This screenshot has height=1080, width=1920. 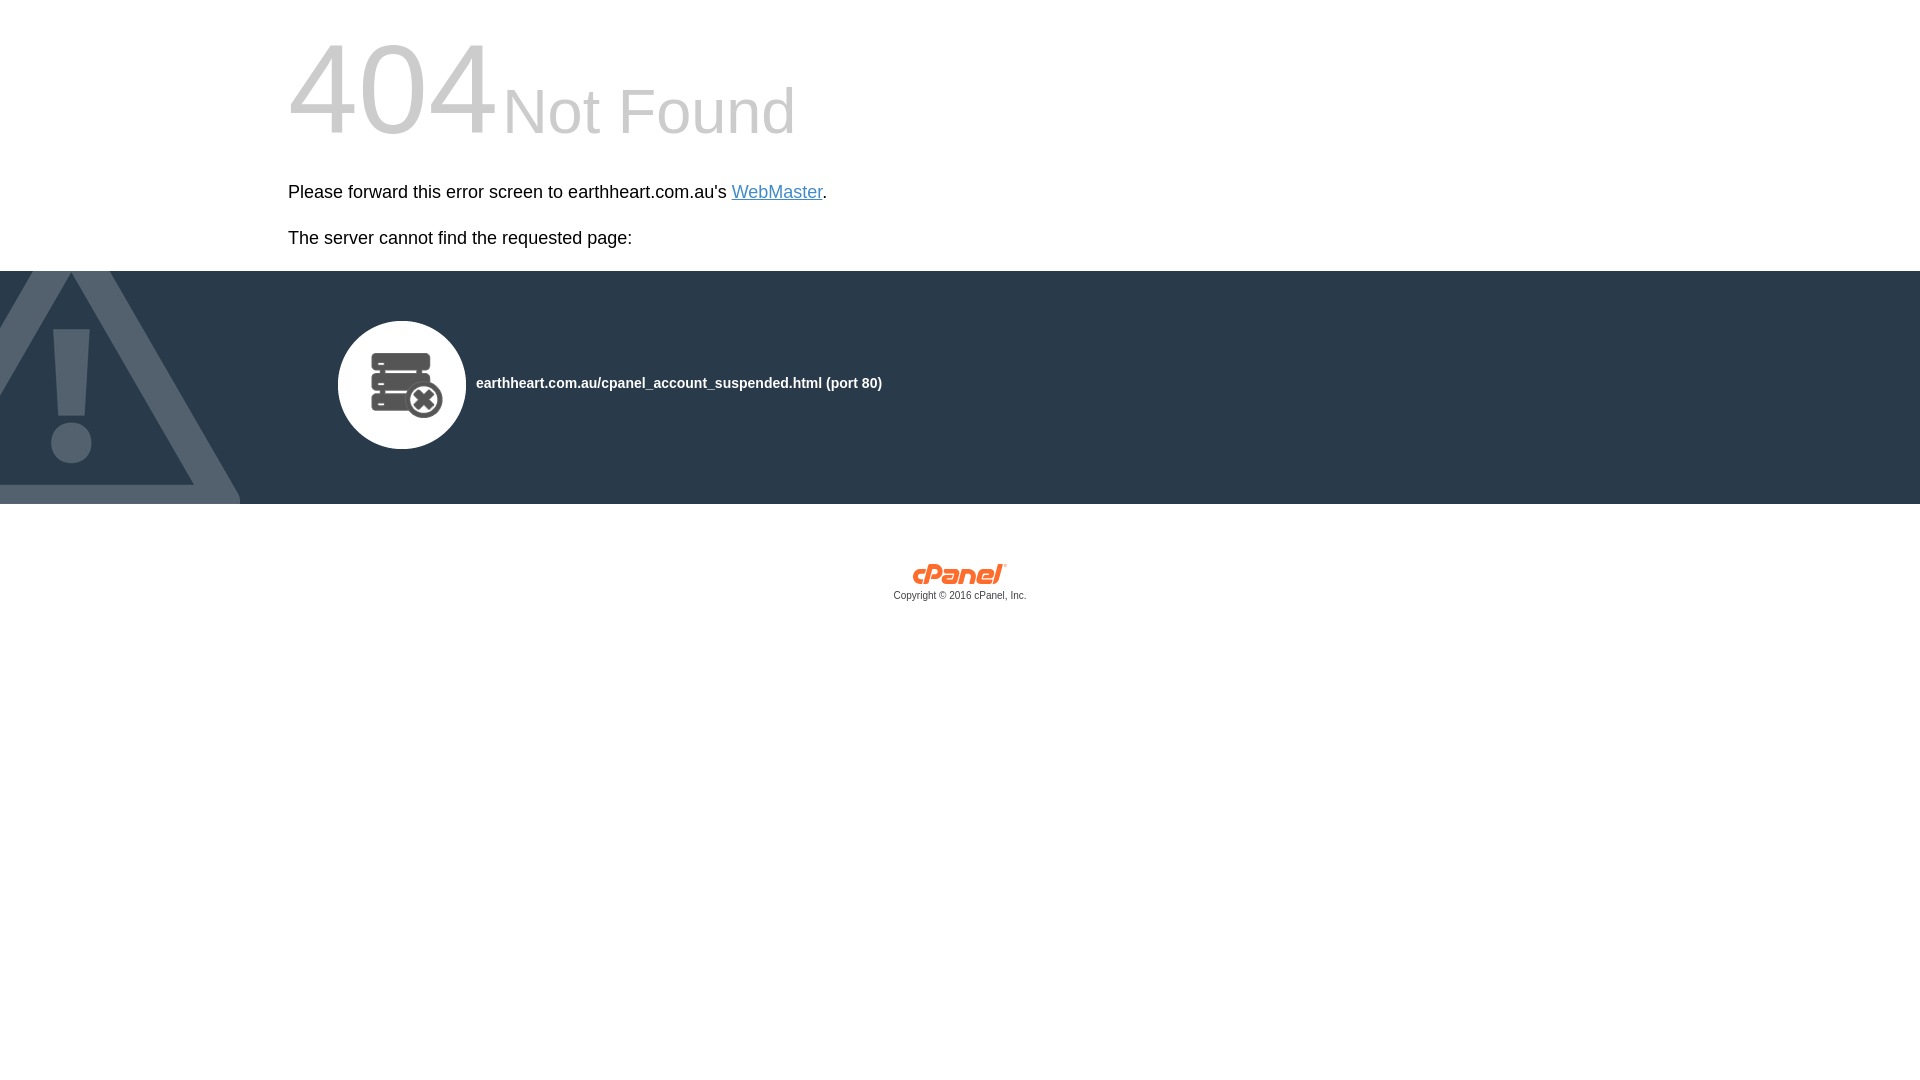 I want to click on 'WebMaster', so click(x=776, y=192).